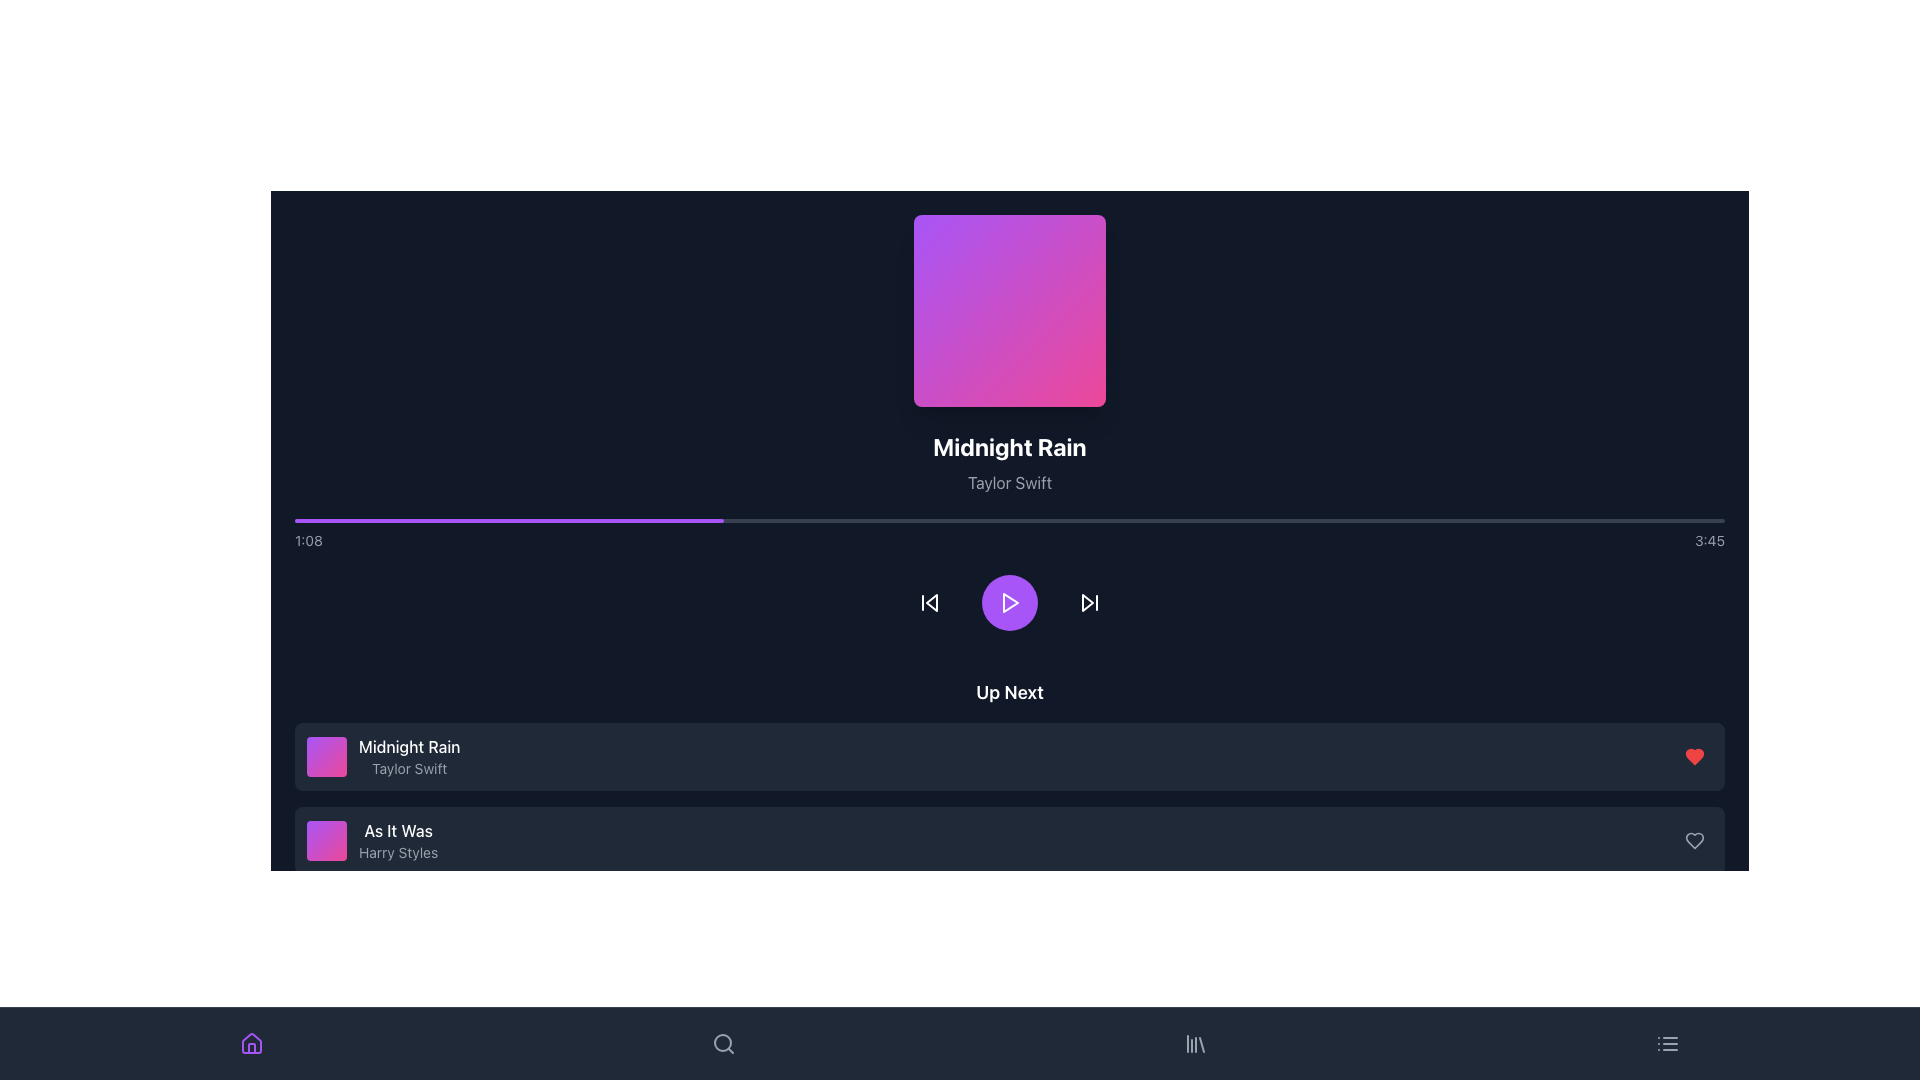 The height and width of the screenshot is (1080, 1920). What do you see at coordinates (1009, 462) in the screenshot?
I see `the text display that shows the currently playing song's title and artist name, which is centrally aligned below the album cover image and above the progress bar` at bounding box center [1009, 462].